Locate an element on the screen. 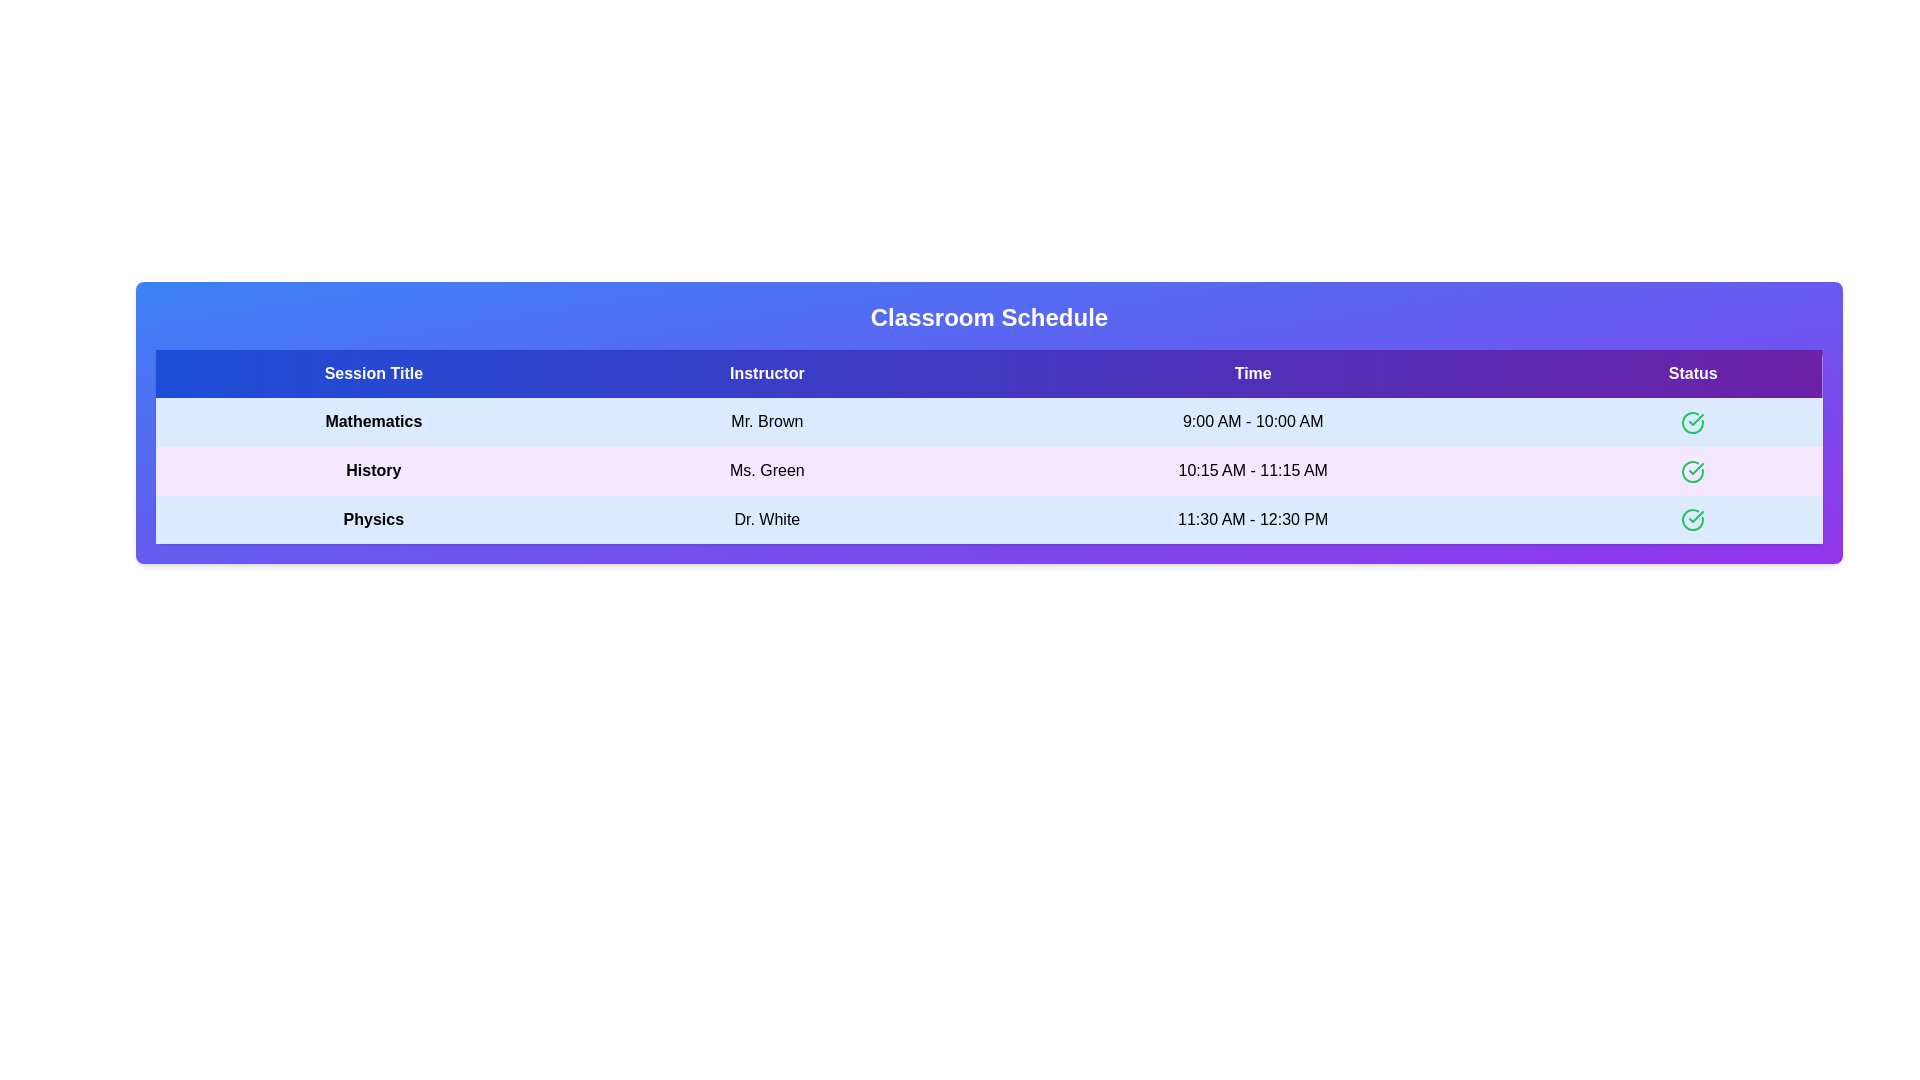 The width and height of the screenshot is (1920, 1080). the status icon for the session titled History is located at coordinates (1692, 471).